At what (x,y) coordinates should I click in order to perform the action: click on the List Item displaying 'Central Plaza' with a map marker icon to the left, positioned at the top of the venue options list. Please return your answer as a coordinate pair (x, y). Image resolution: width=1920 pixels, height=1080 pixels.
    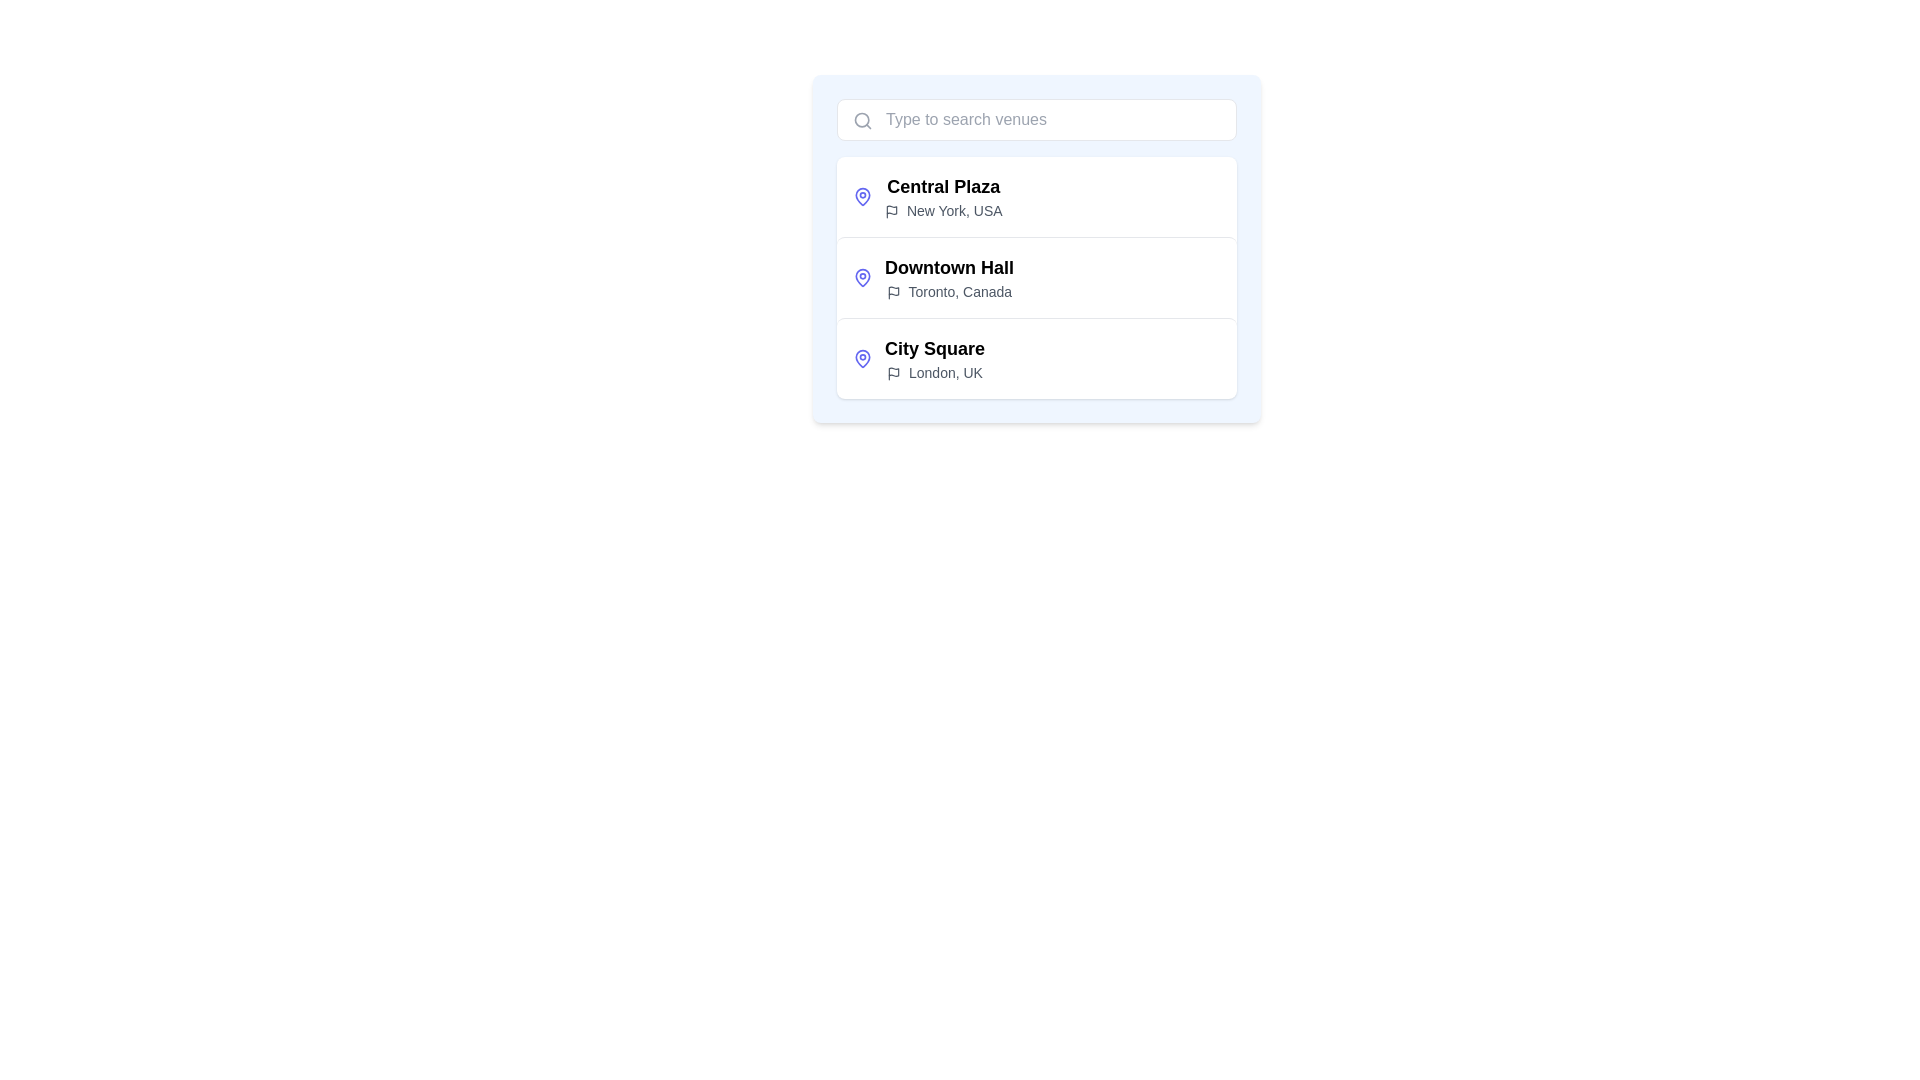
    Looking at the image, I should click on (942, 196).